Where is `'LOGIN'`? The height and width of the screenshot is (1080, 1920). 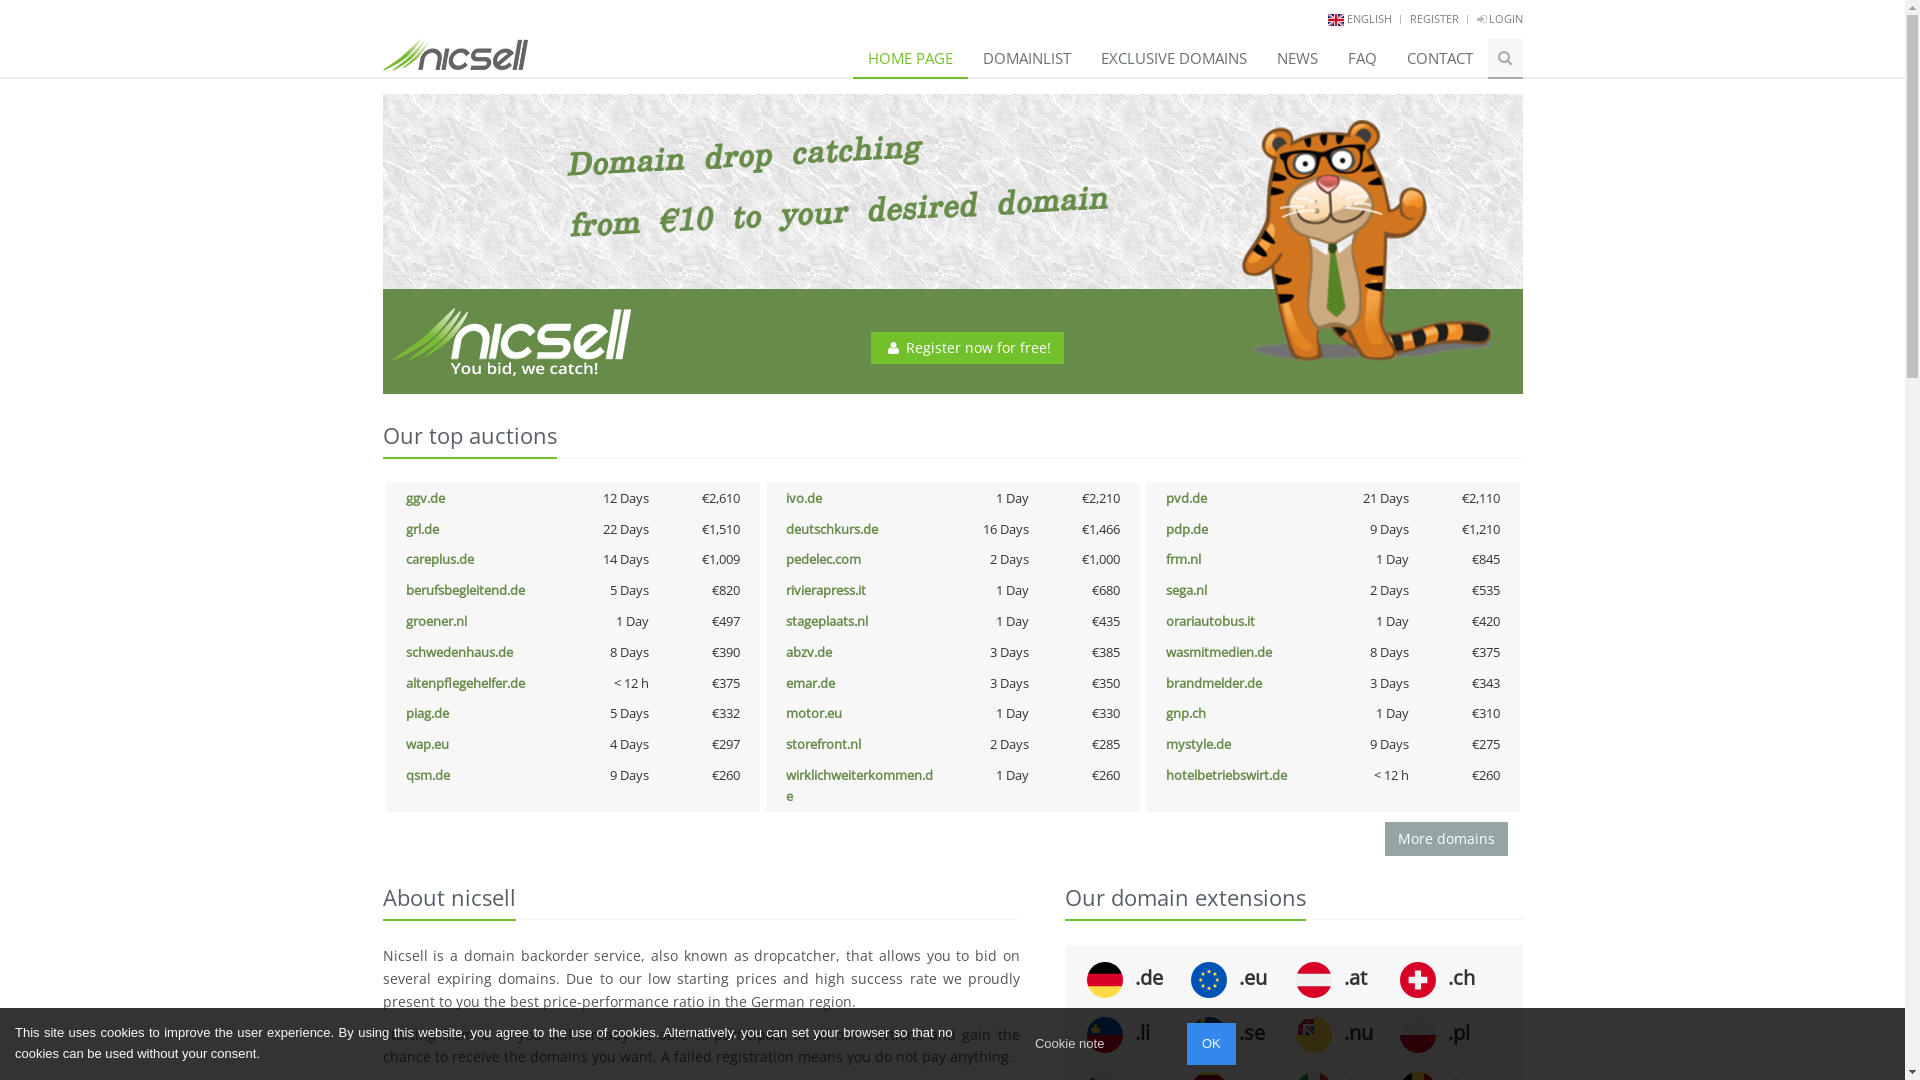
'LOGIN' is located at coordinates (1498, 18).